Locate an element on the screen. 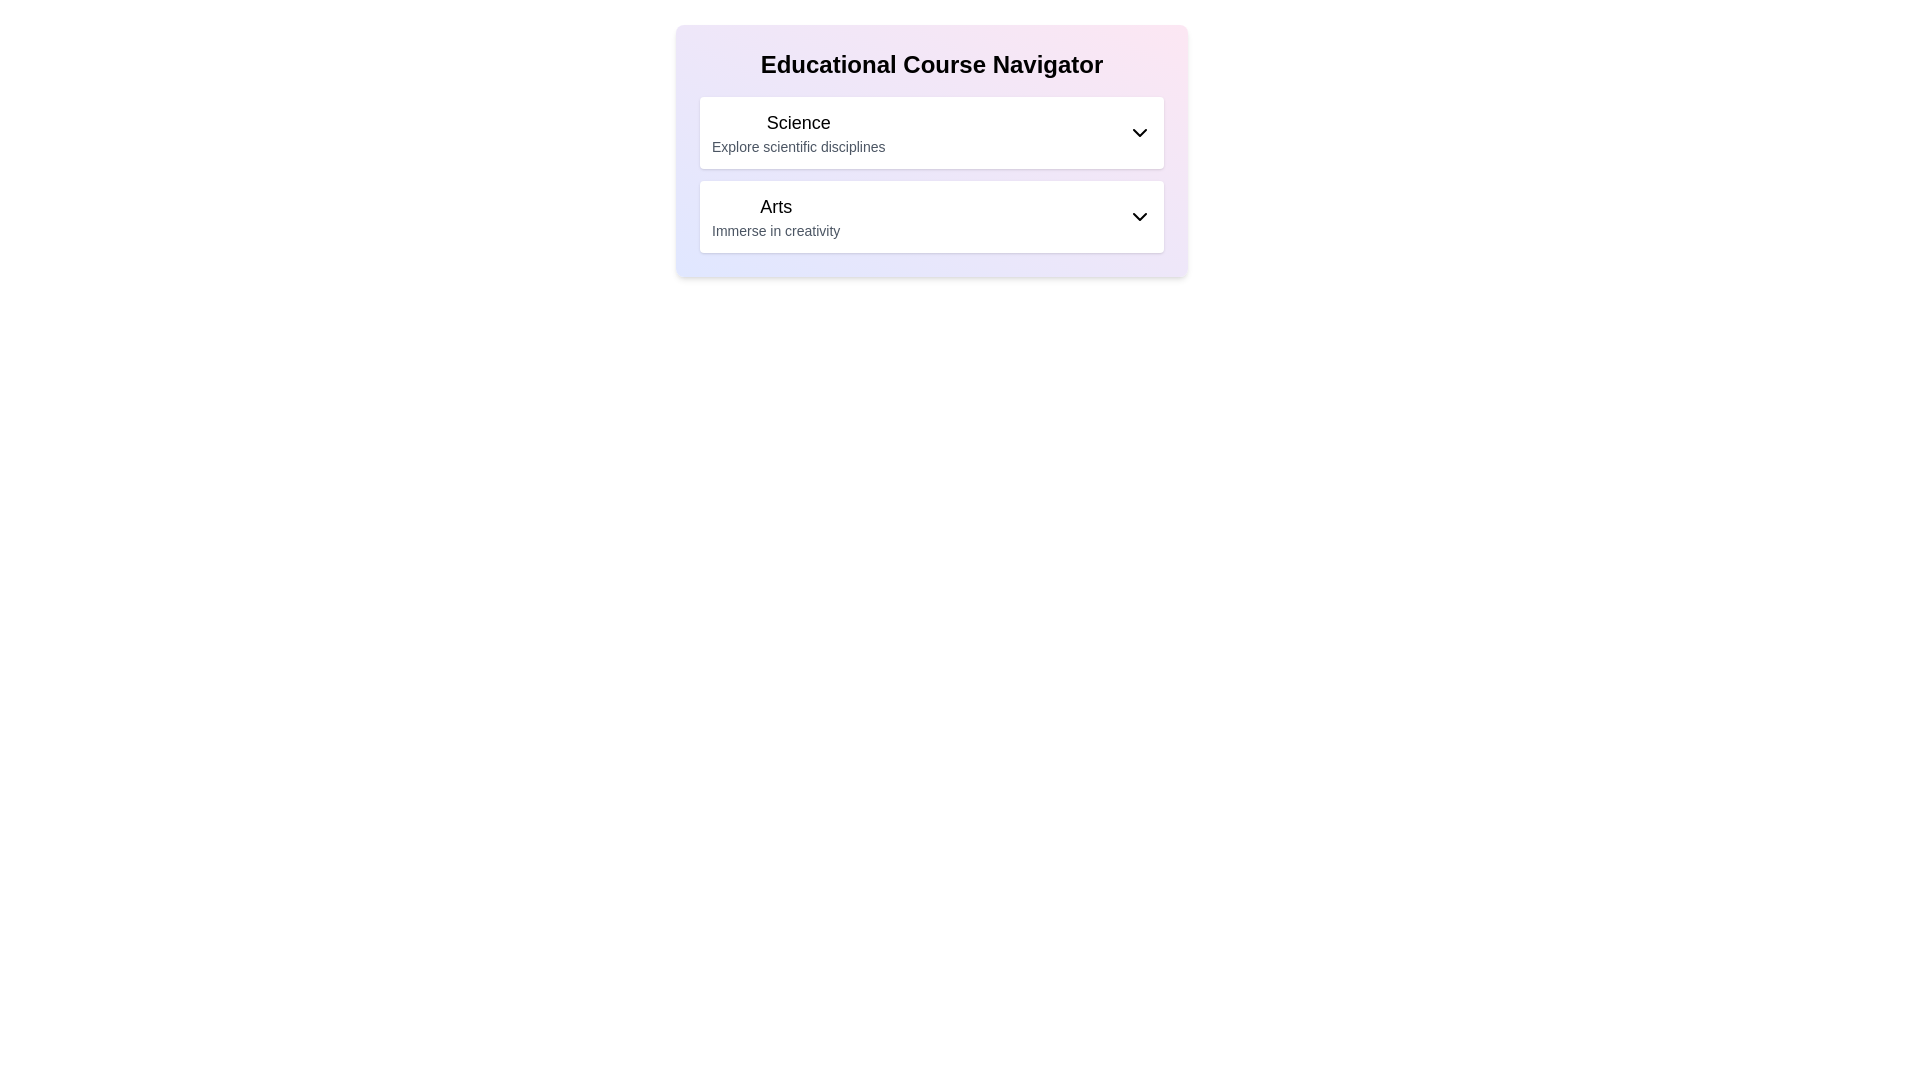  the chevron icon located to the far right of the 'Science' section, next to the text 'Explore scientific disciplines' is located at coordinates (1140, 132).